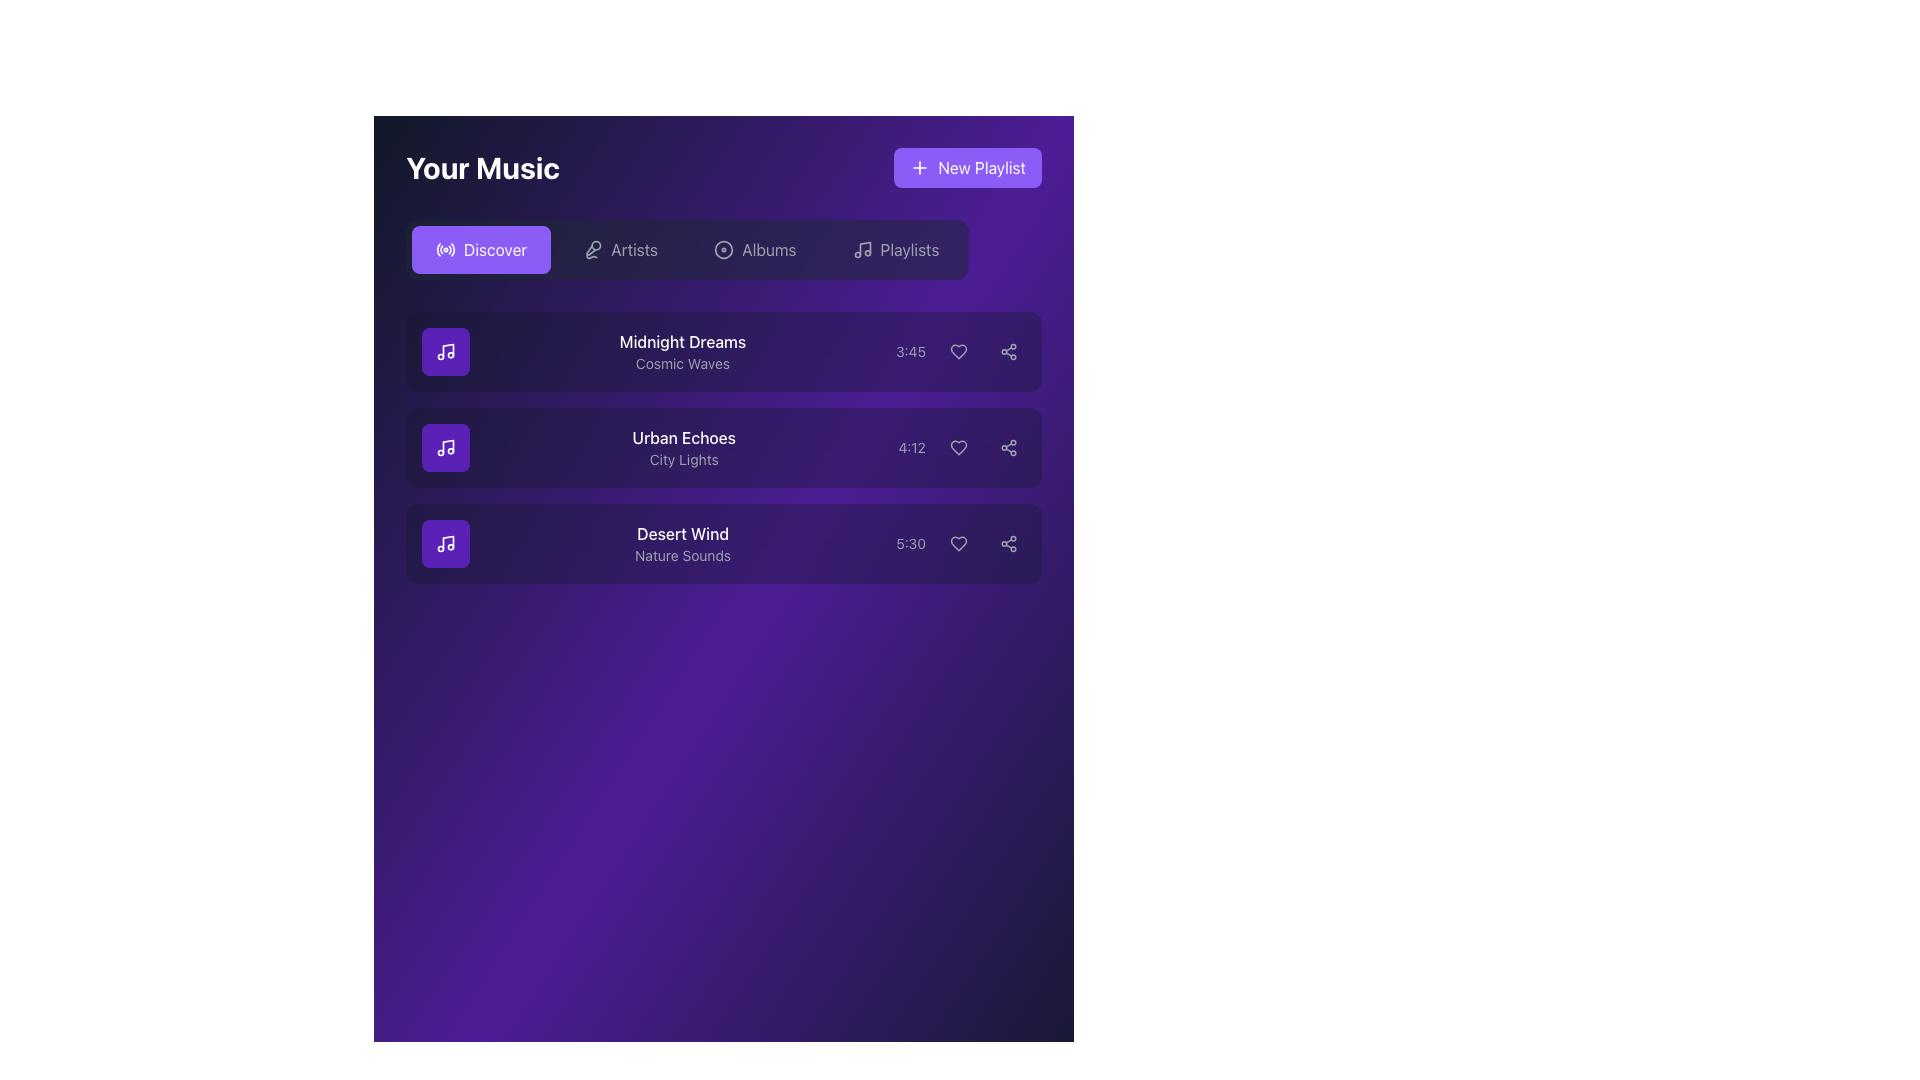 This screenshot has width=1920, height=1080. Describe the element at coordinates (908, 249) in the screenshot. I see `the 'Playlists' text label in the navigation bar` at that location.